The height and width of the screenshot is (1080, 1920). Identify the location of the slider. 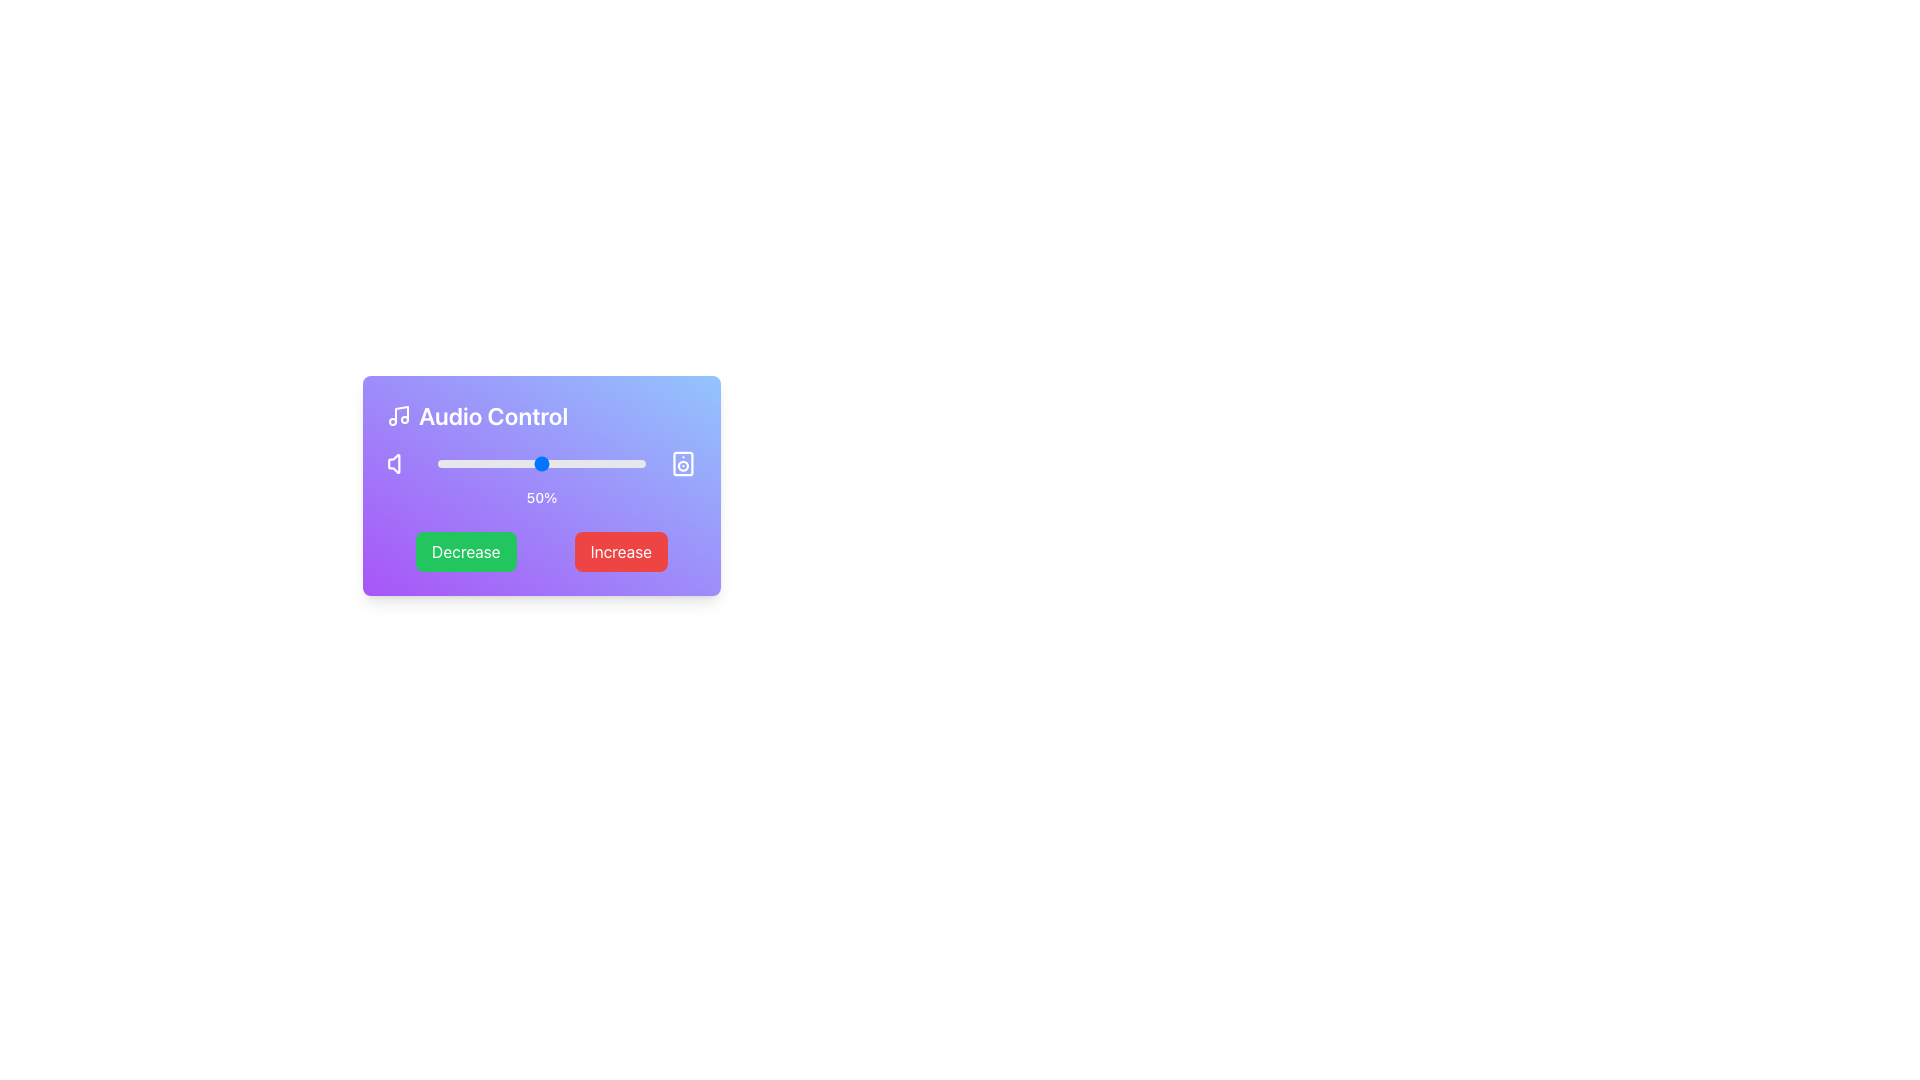
(447, 463).